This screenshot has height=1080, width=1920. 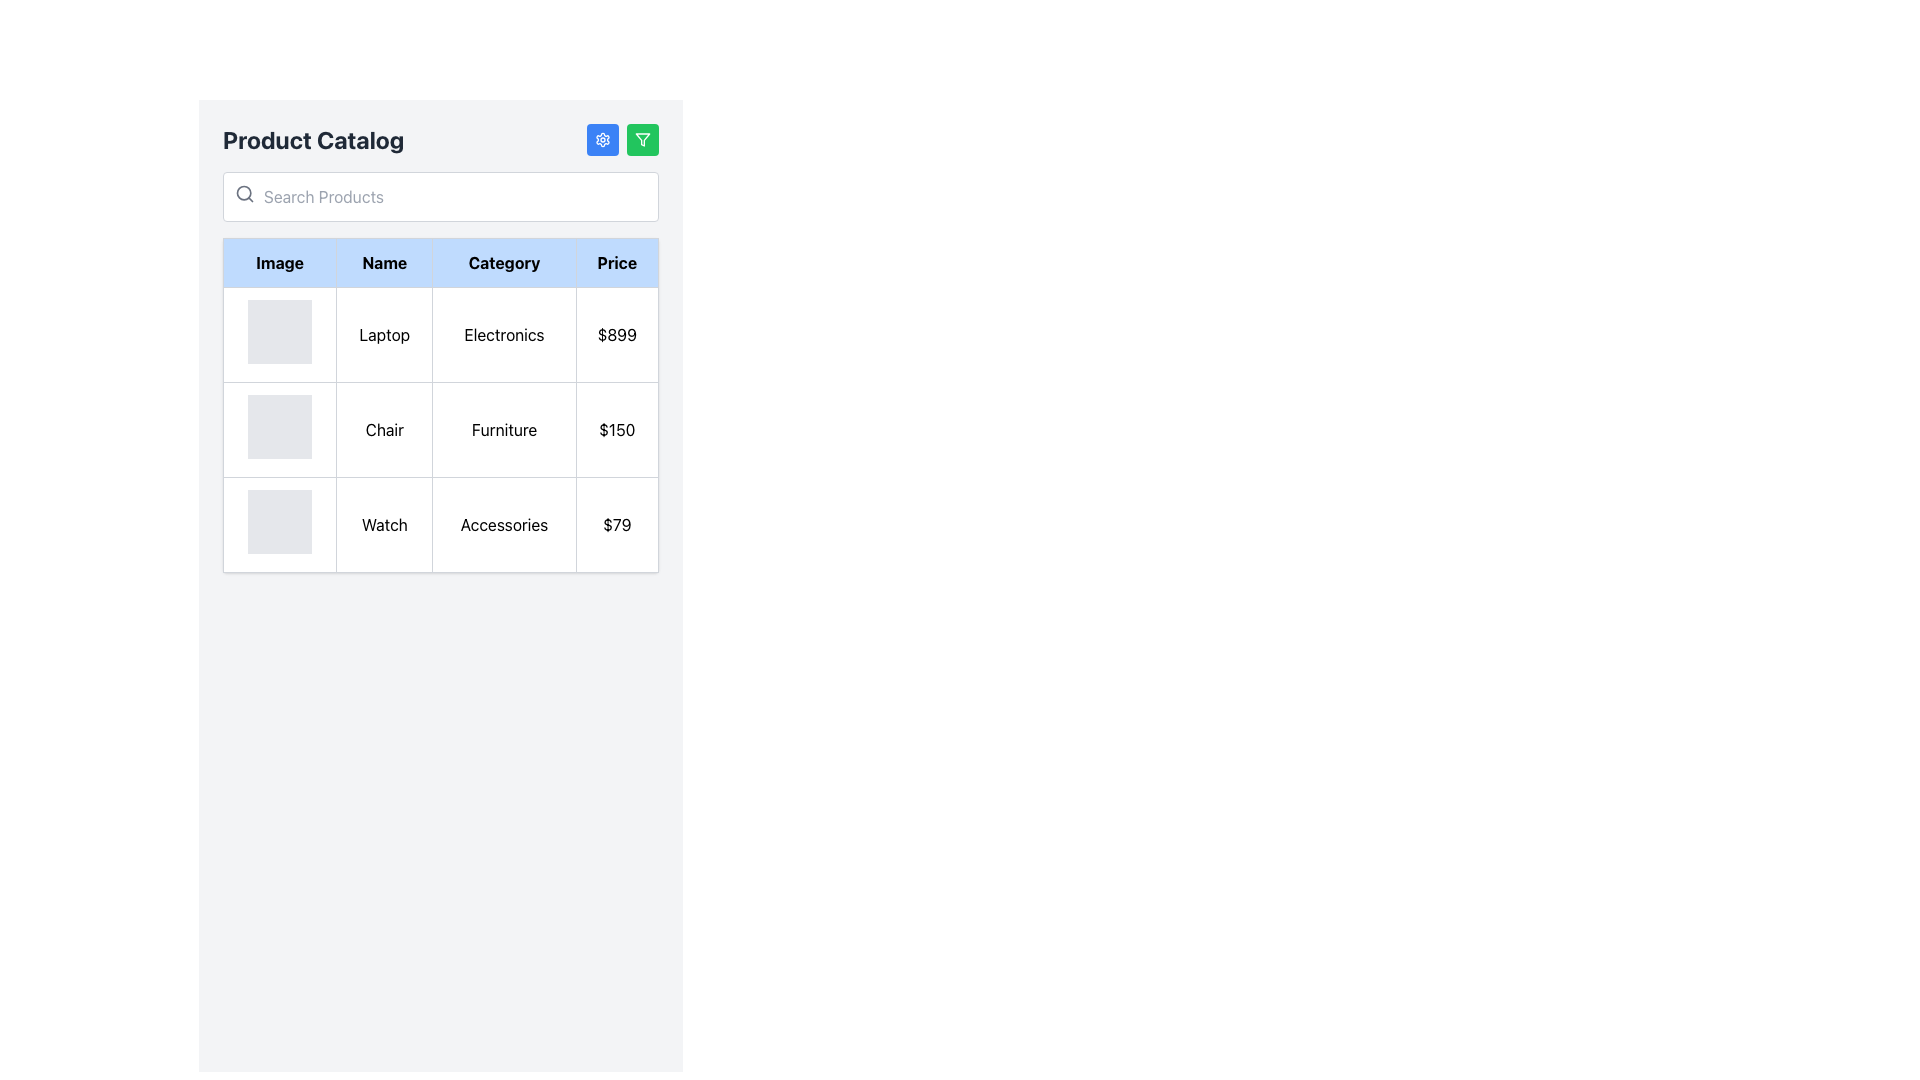 I want to click on the static visual placeholder representing an image in the first row under the 'Image' column of the 'Product Catalog' table, so click(x=279, y=330).